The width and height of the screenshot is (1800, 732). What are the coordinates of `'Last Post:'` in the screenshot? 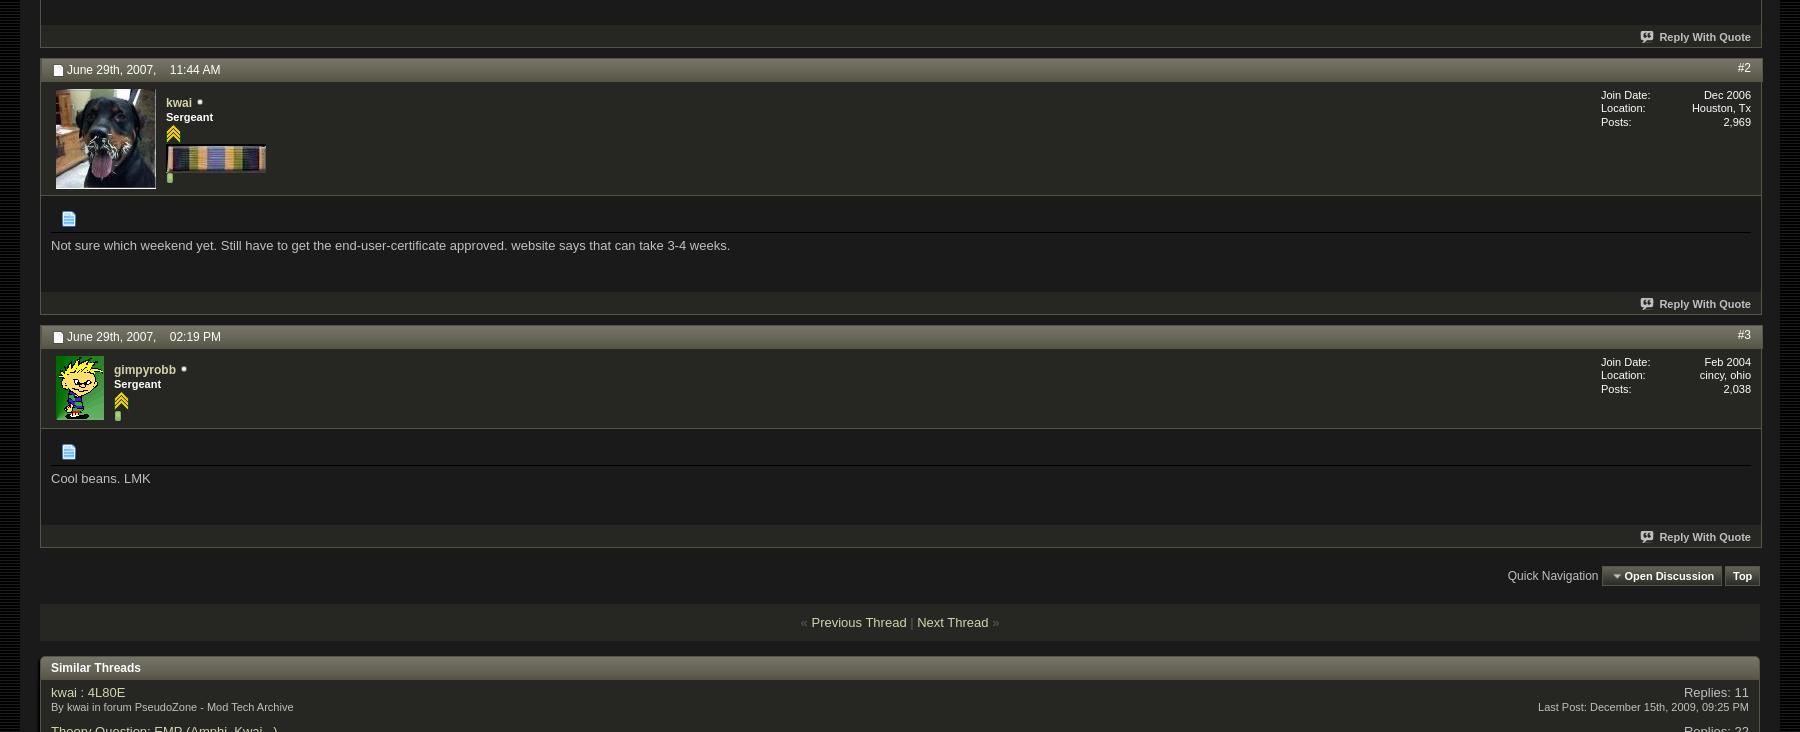 It's located at (1562, 706).